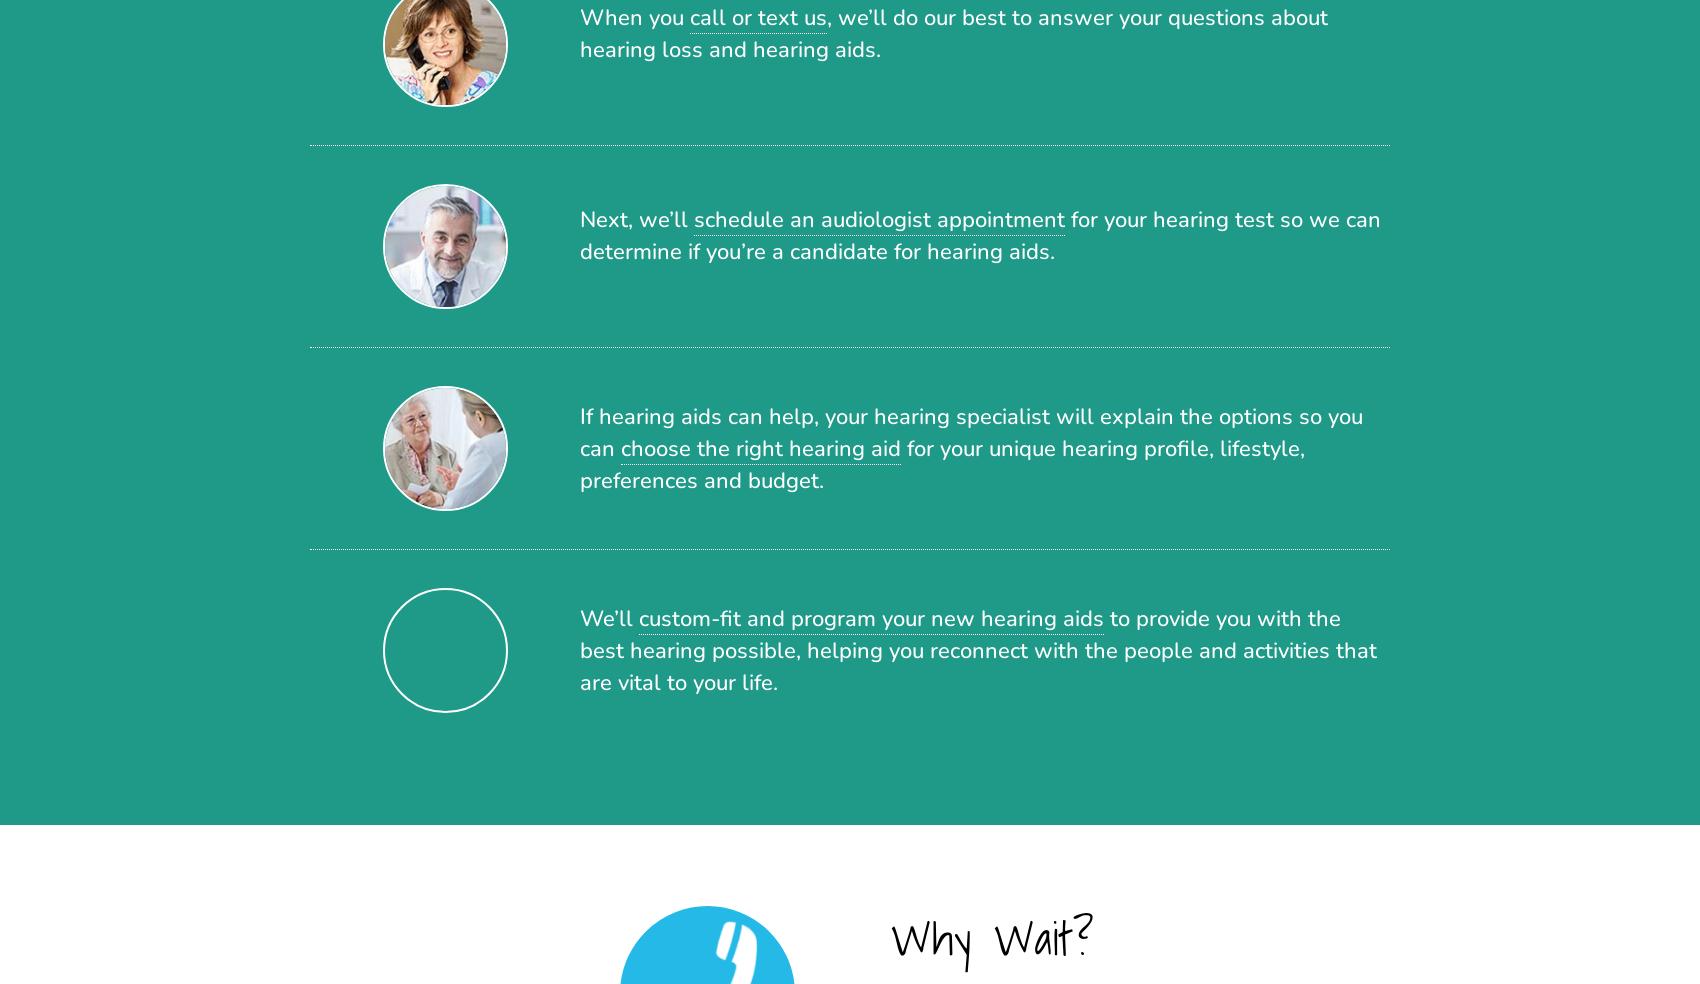 This screenshot has height=984, width=1700. I want to click on 'Why Wait?', so click(991, 936).